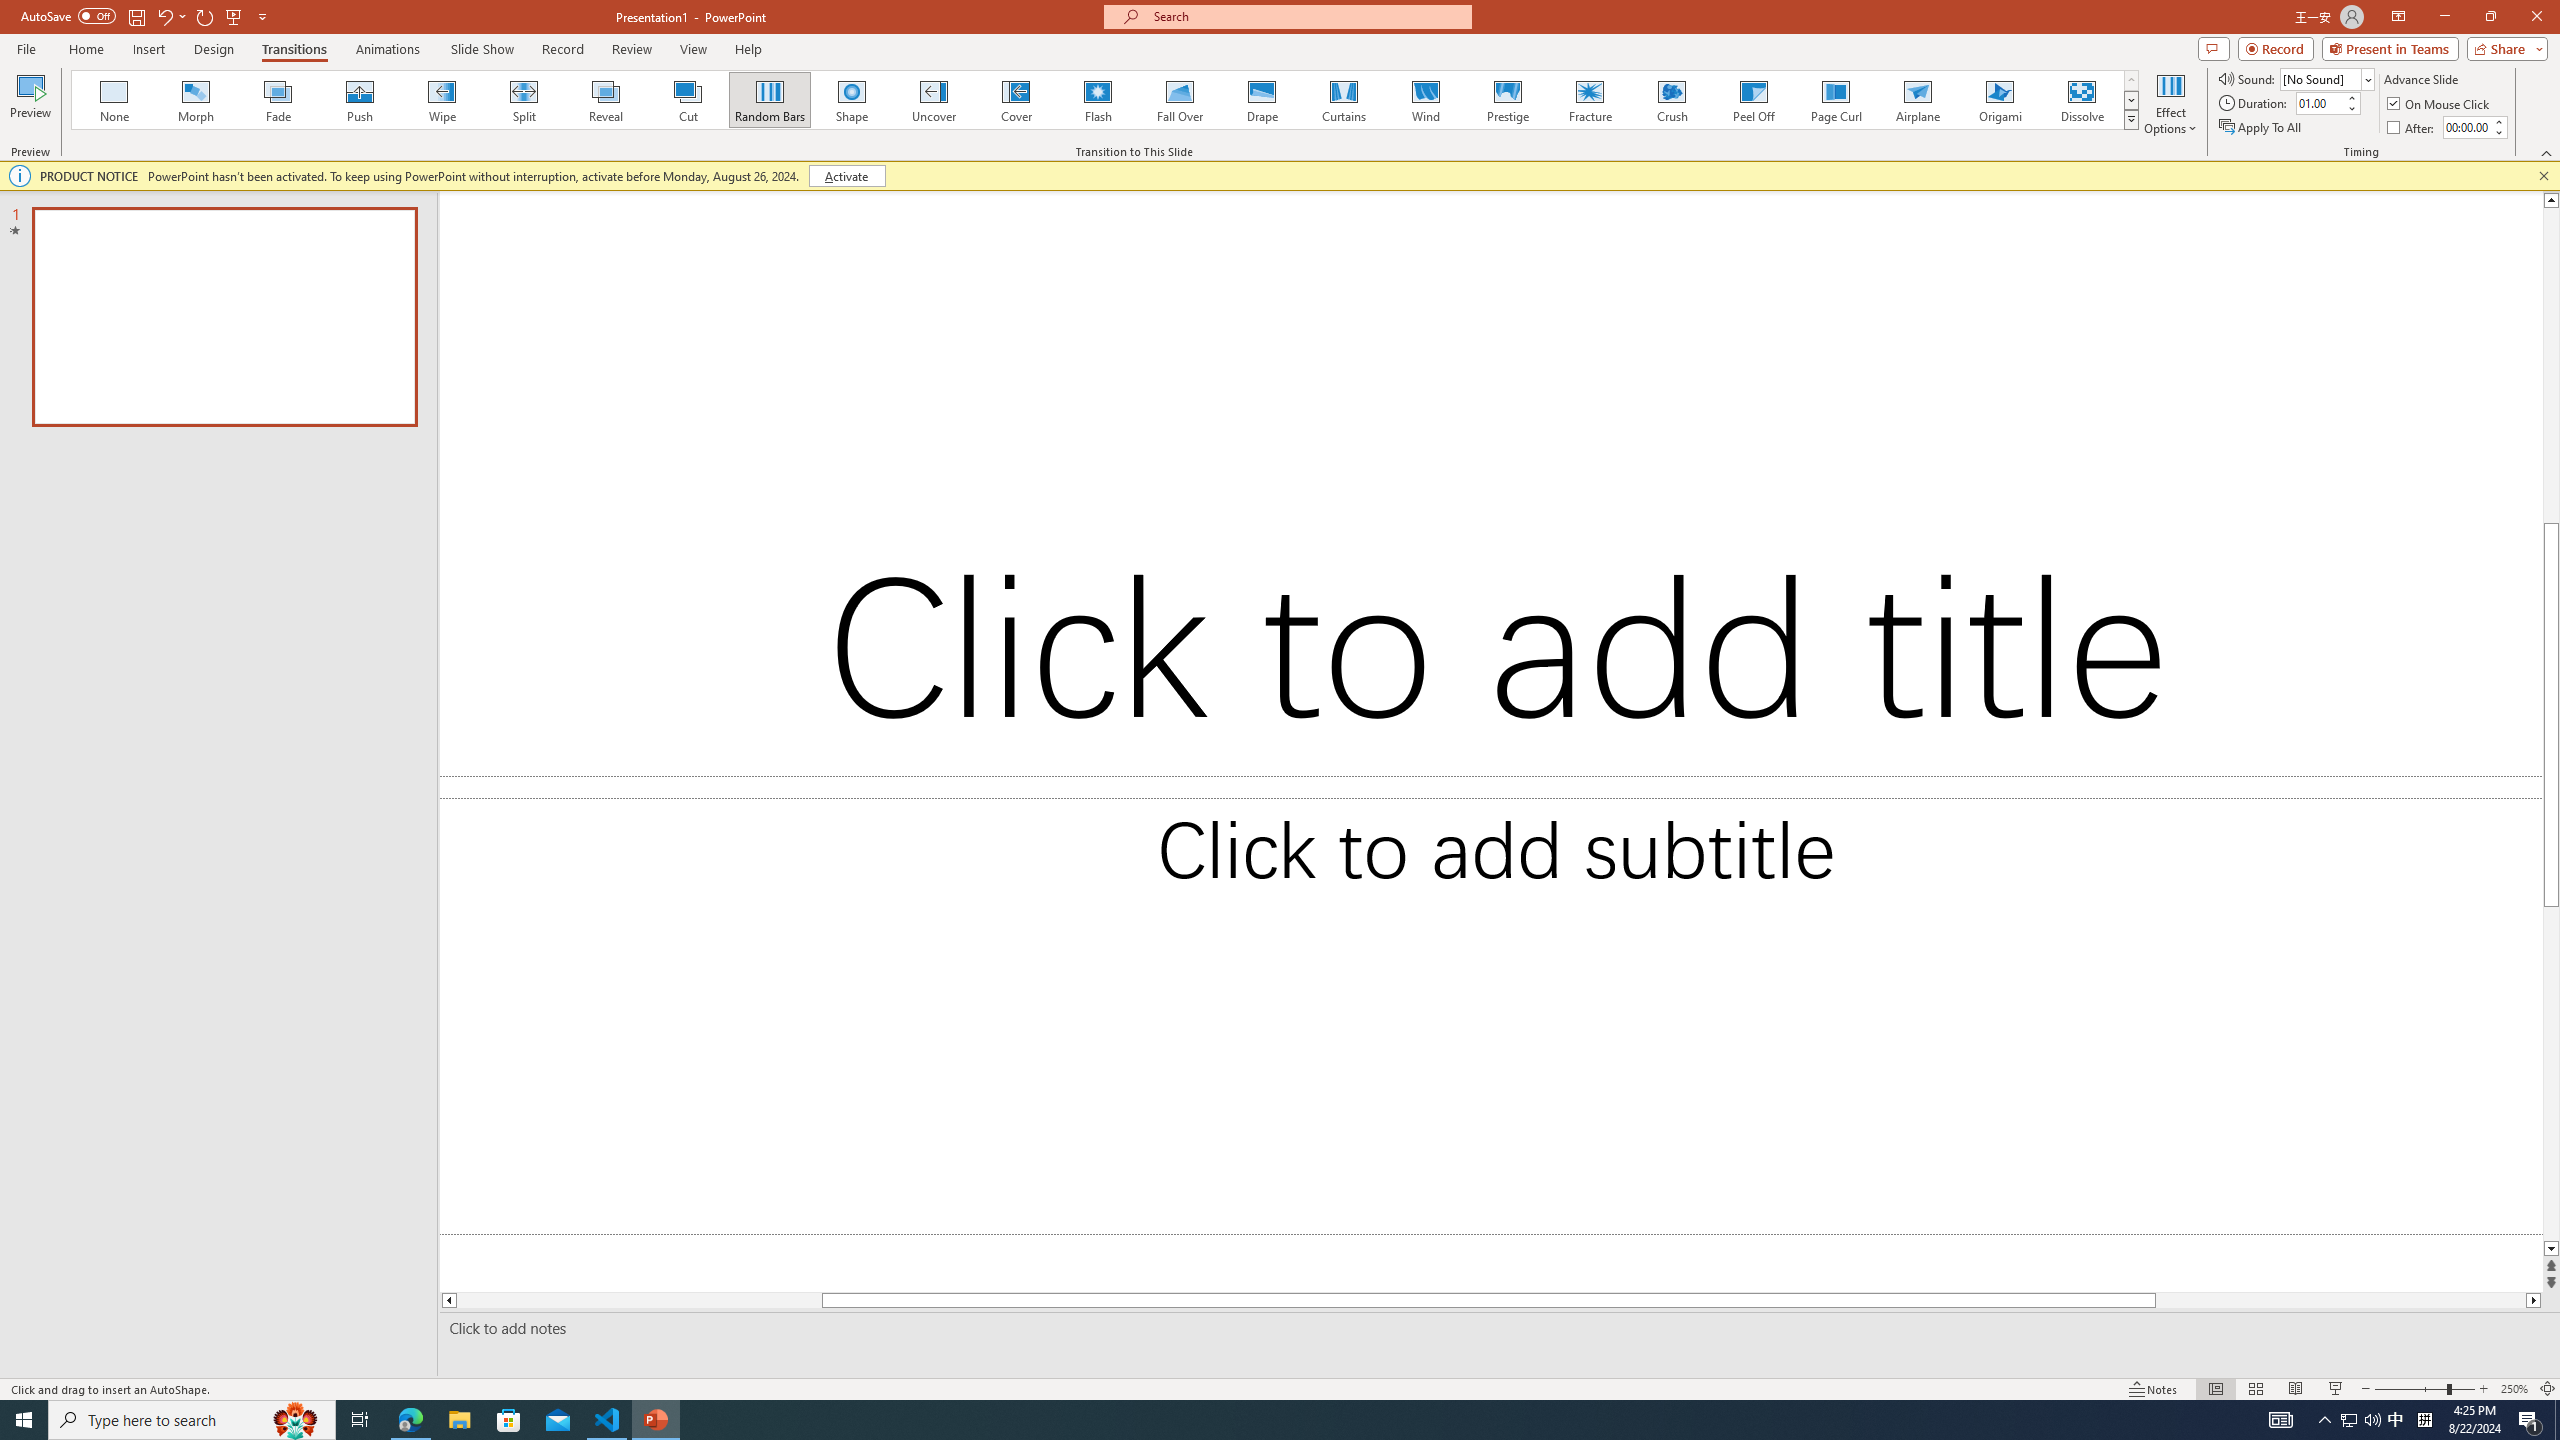  I want to click on 'Crush', so click(1671, 99).